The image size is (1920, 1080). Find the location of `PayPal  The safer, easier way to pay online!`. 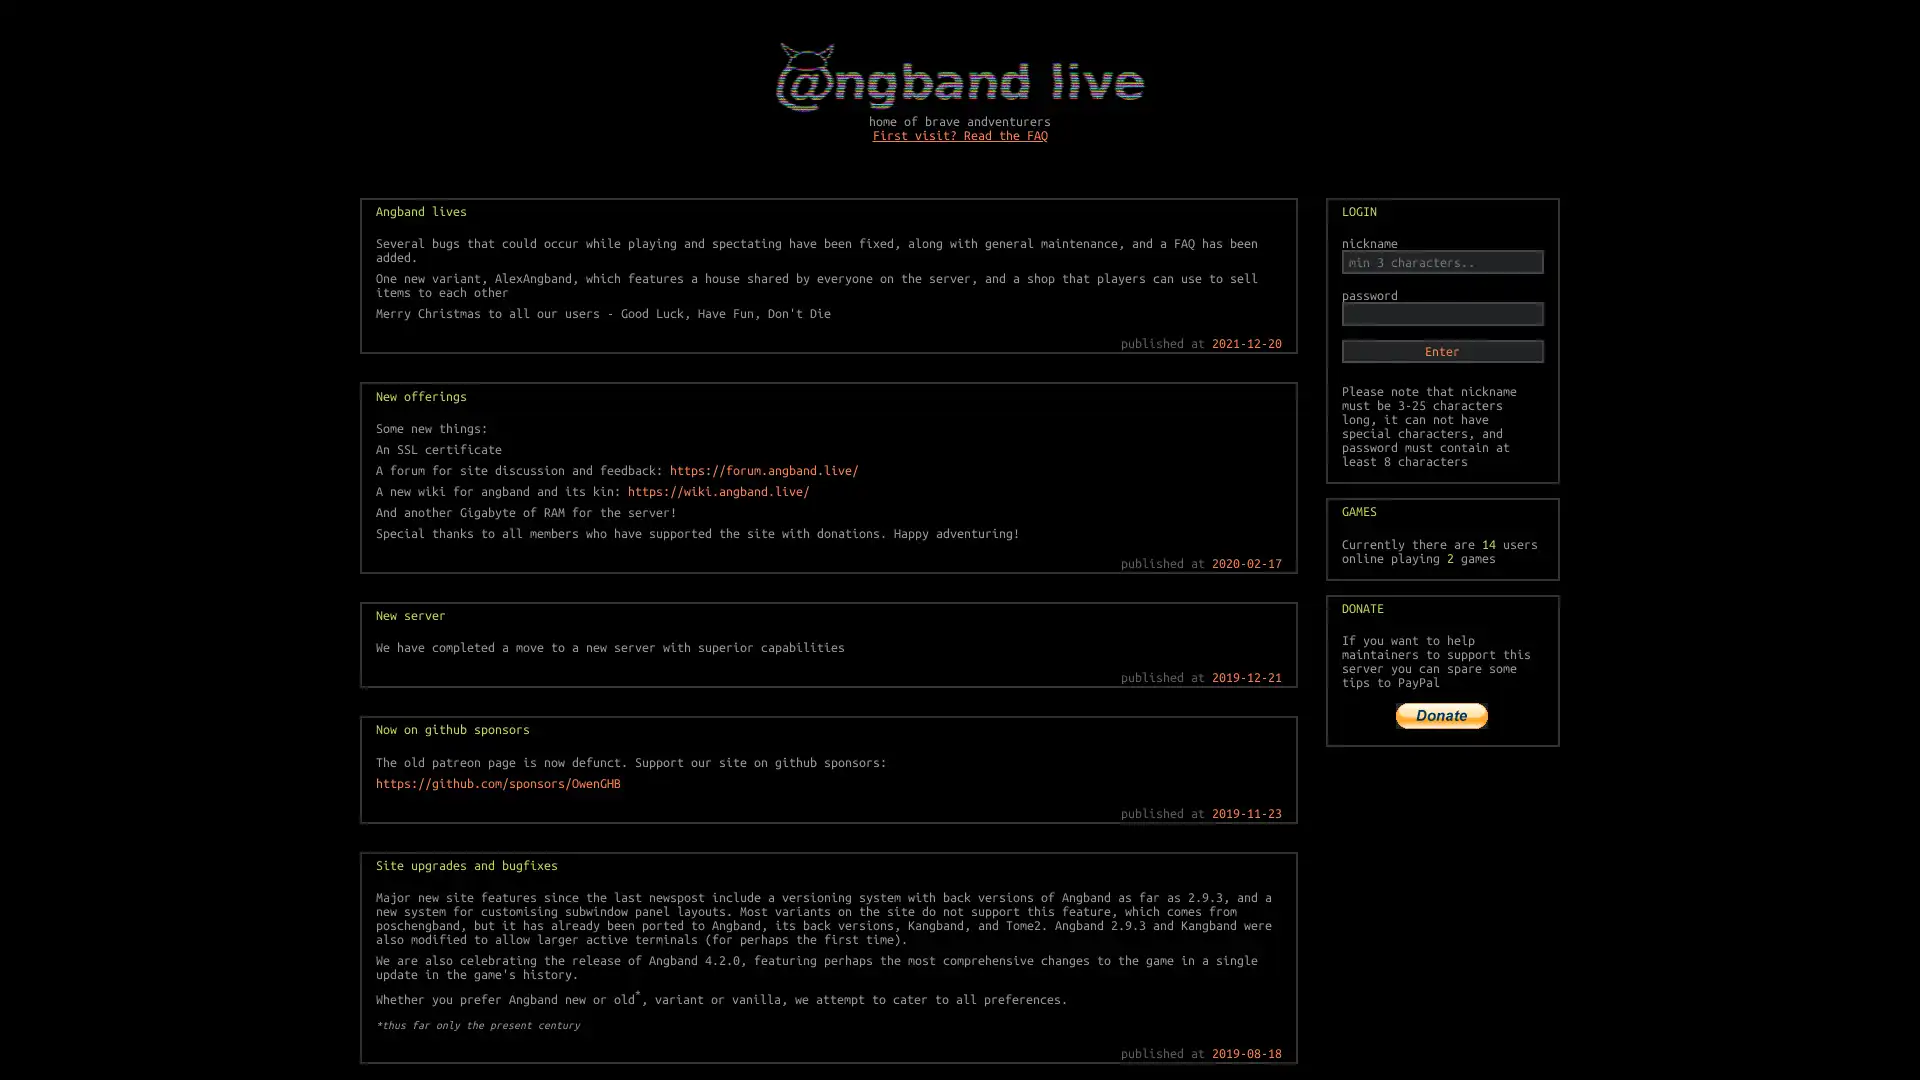

PayPal  The safer, easier way to pay online! is located at coordinates (1441, 713).